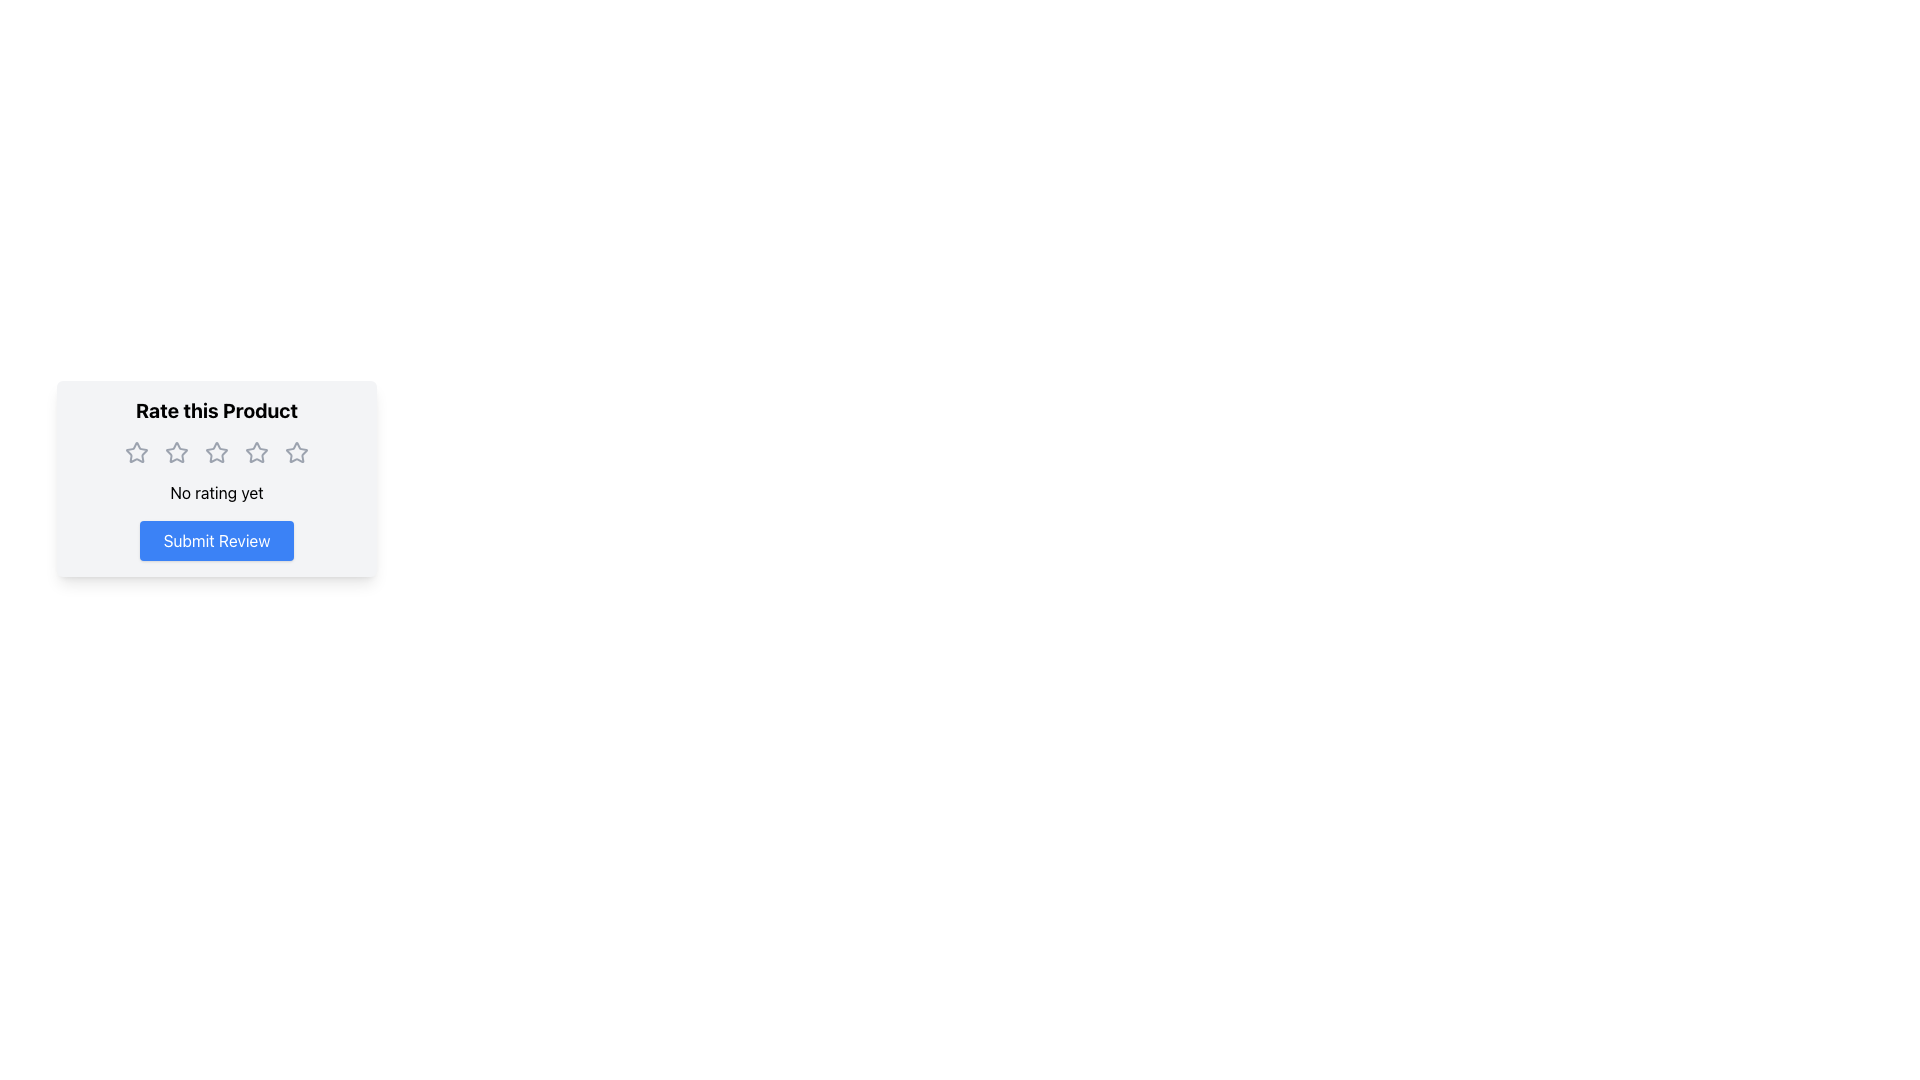 The height and width of the screenshot is (1080, 1920). What do you see at coordinates (216, 452) in the screenshot?
I see `the third star icon in the rating section` at bounding box center [216, 452].